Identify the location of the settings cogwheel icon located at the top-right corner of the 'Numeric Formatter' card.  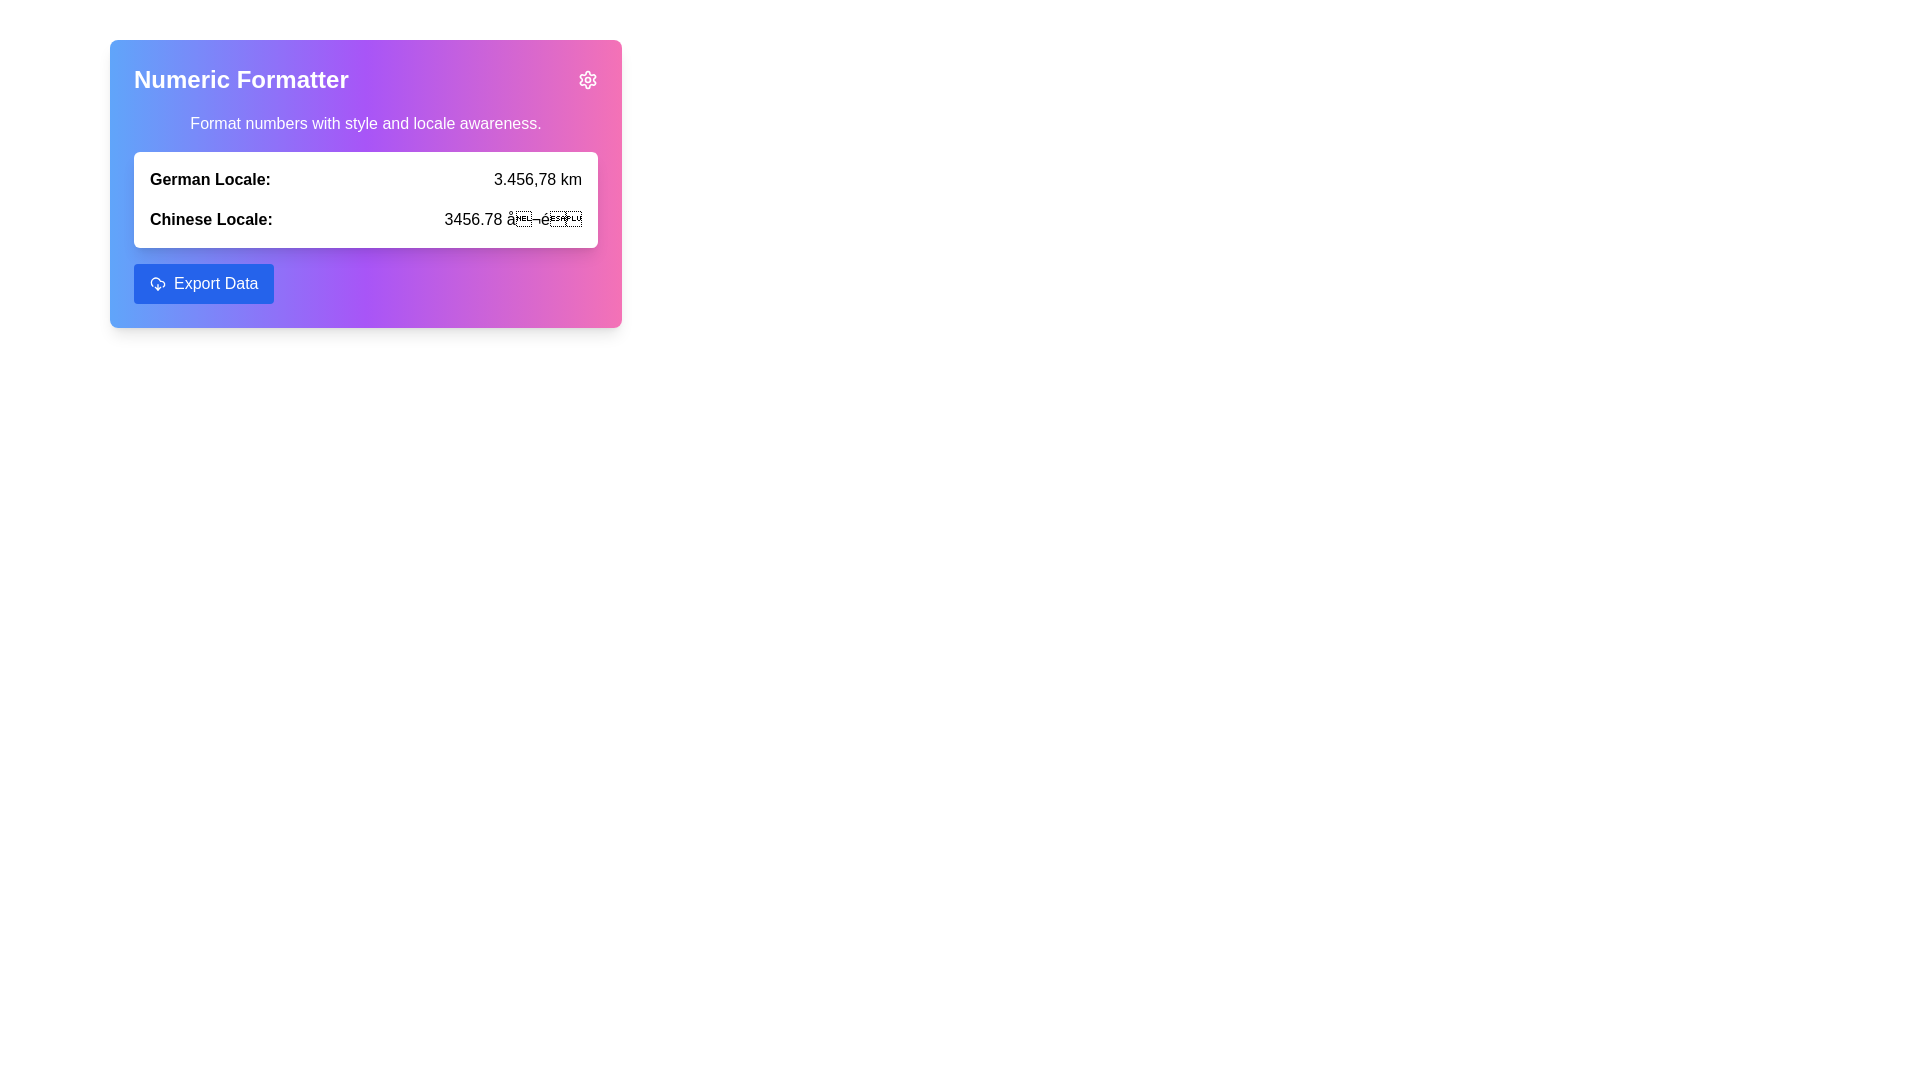
(587, 79).